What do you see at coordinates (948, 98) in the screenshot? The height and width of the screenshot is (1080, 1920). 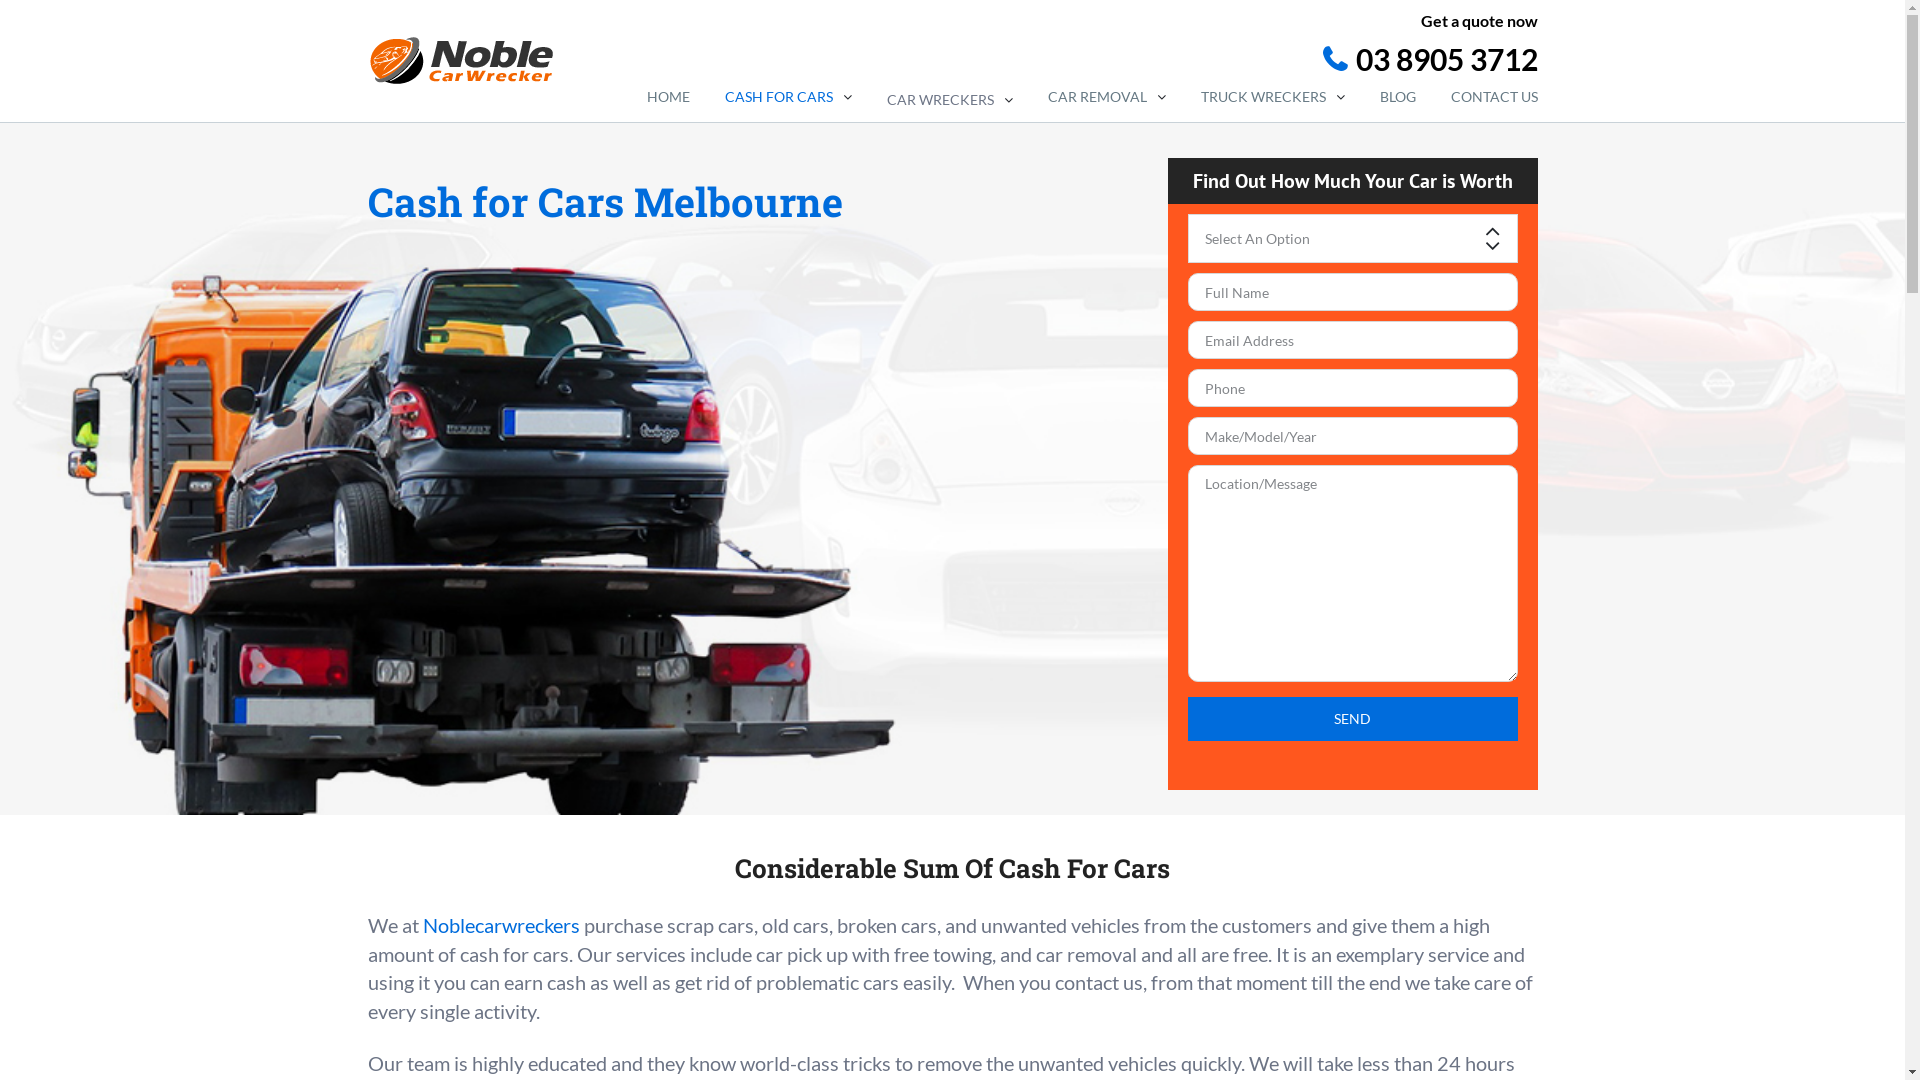 I see `'CAR WRECKERS'` at bounding box center [948, 98].